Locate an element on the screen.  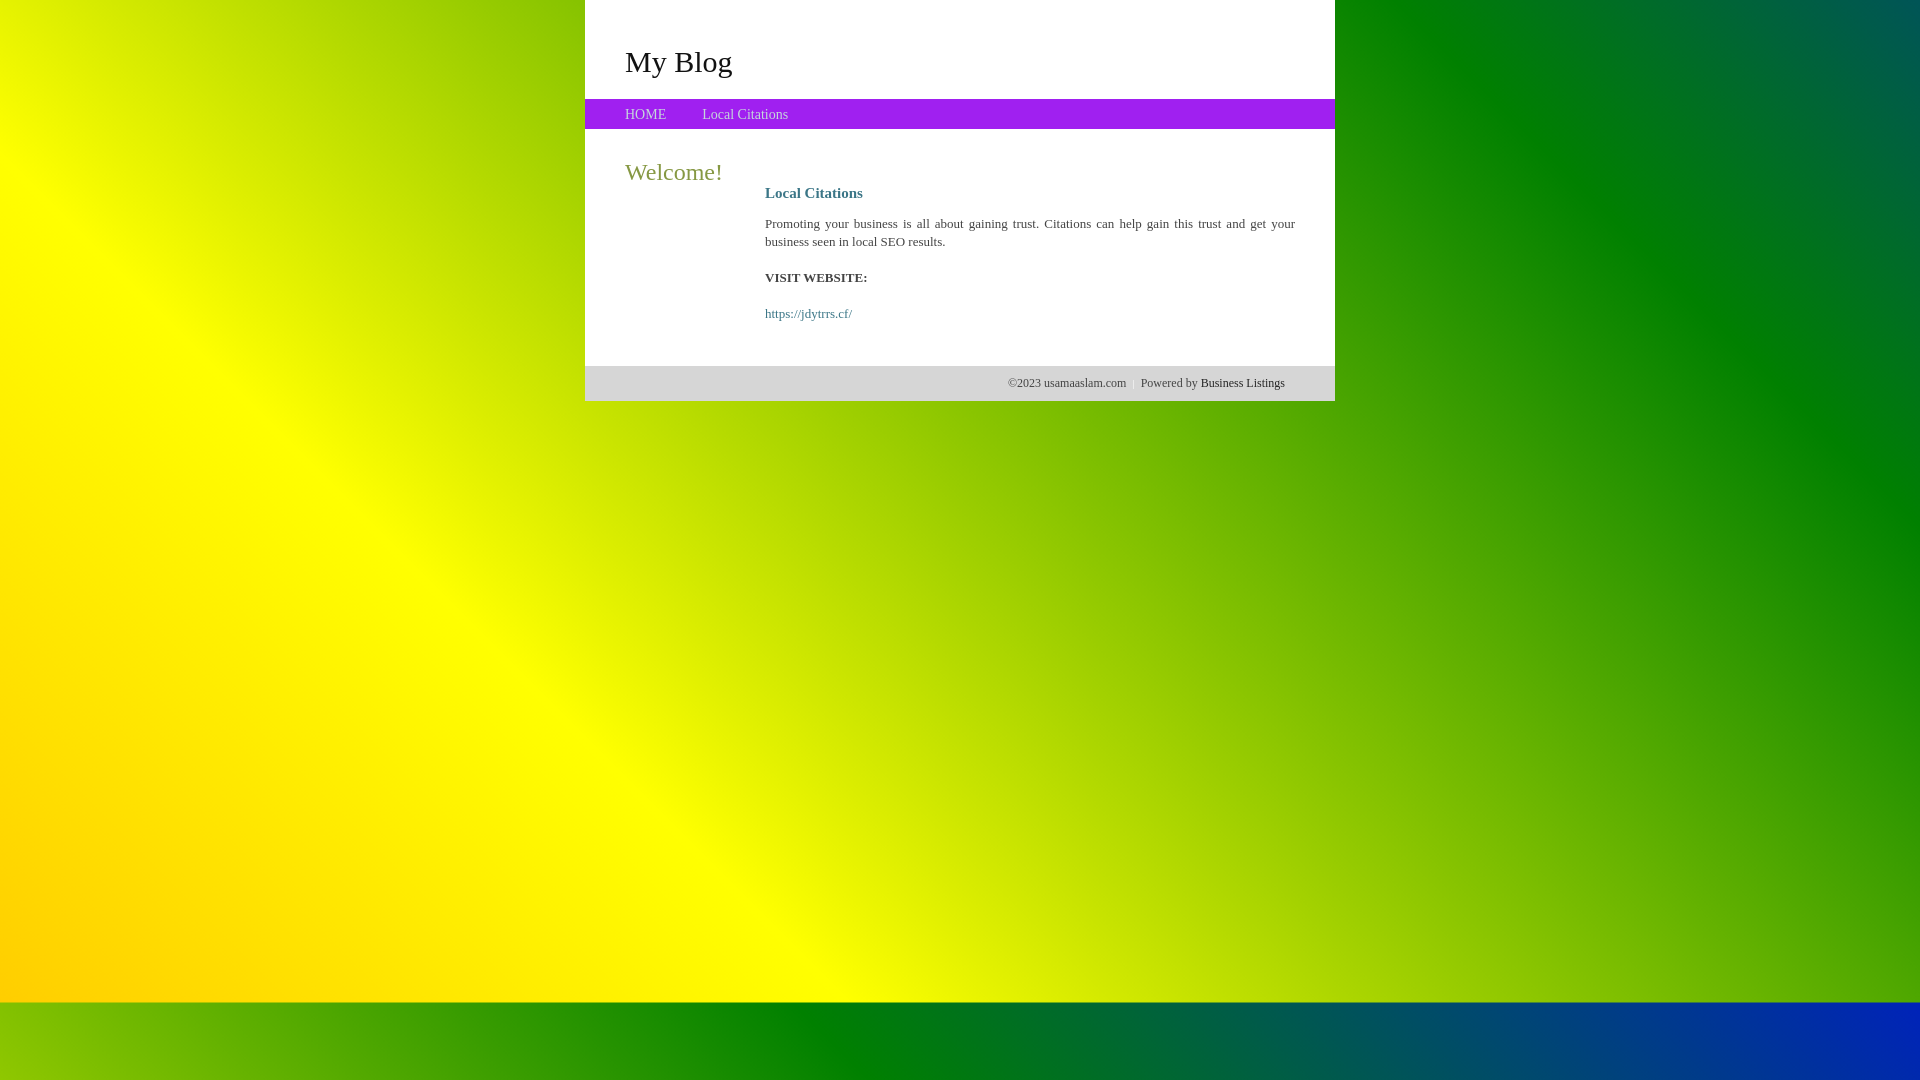
'Local Citations' is located at coordinates (743, 114).